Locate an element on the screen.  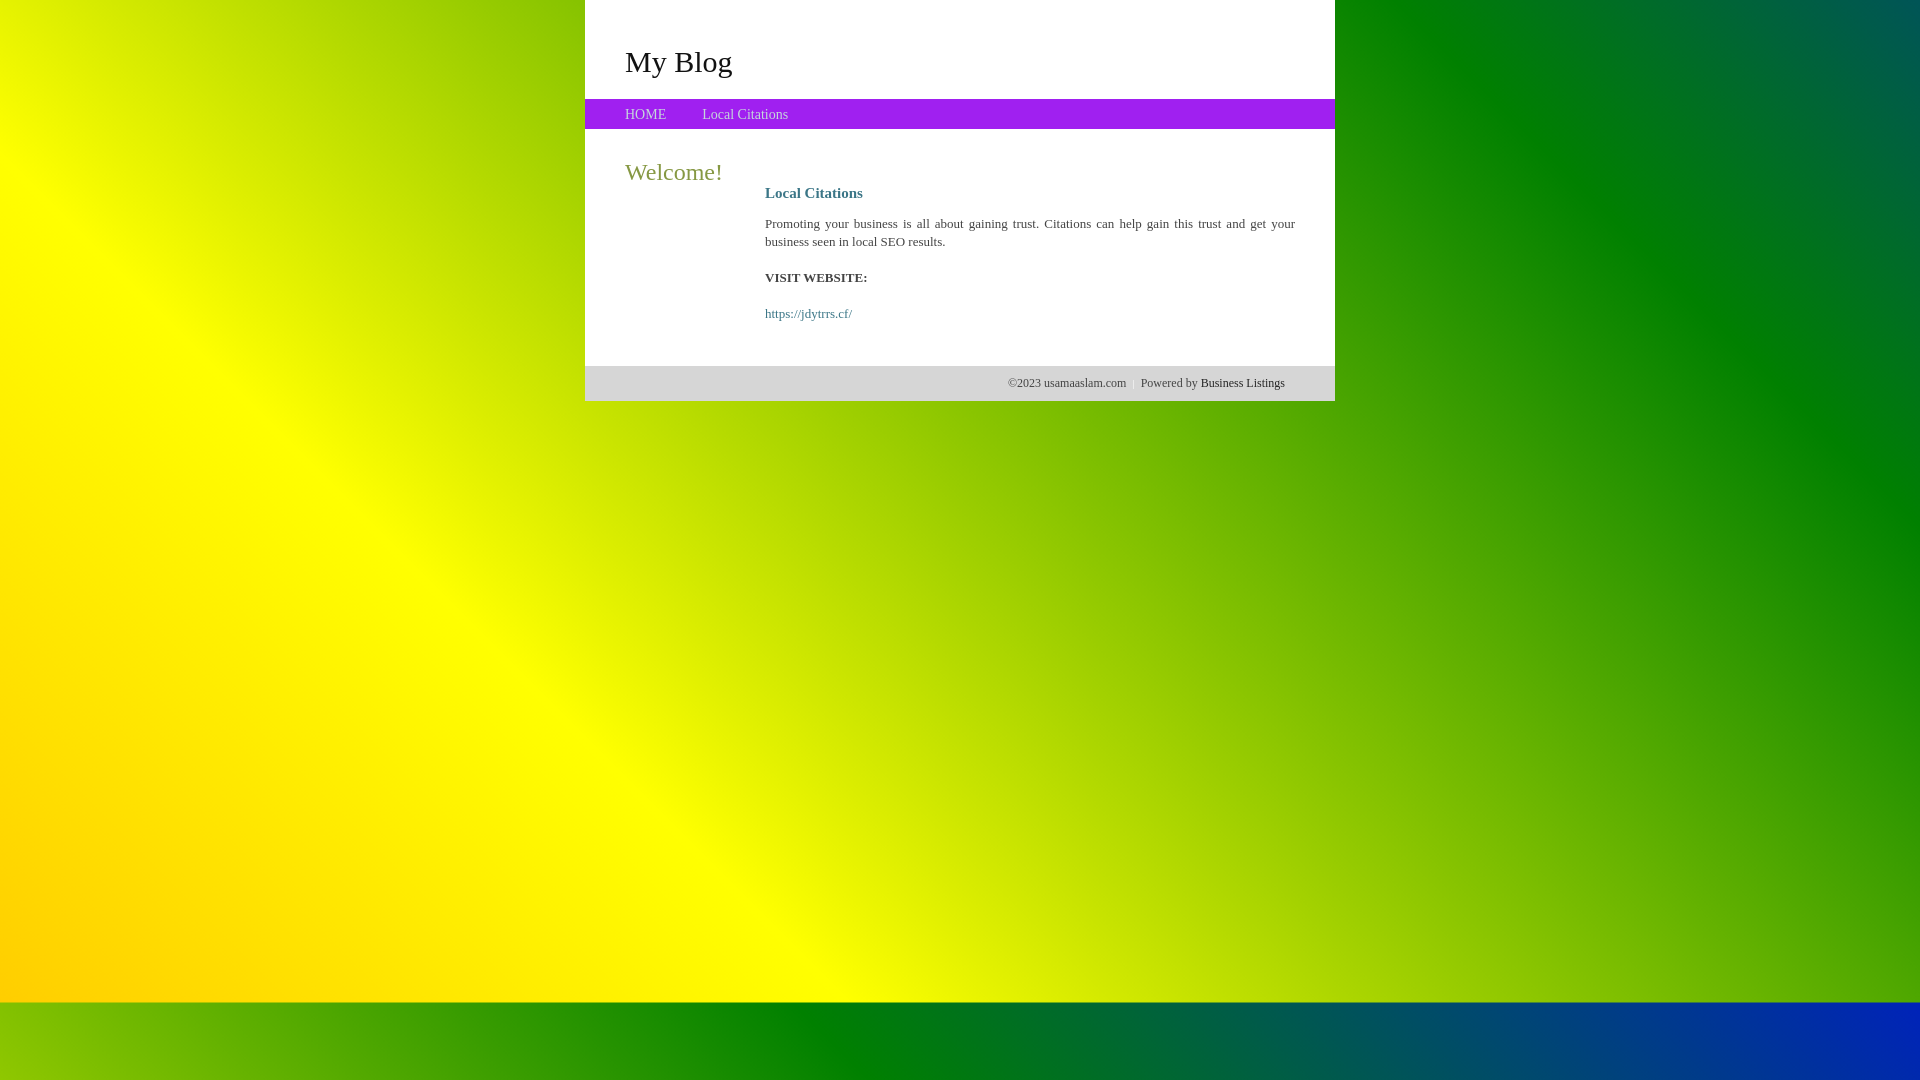
'Local Citations' is located at coordinates (743, 114).